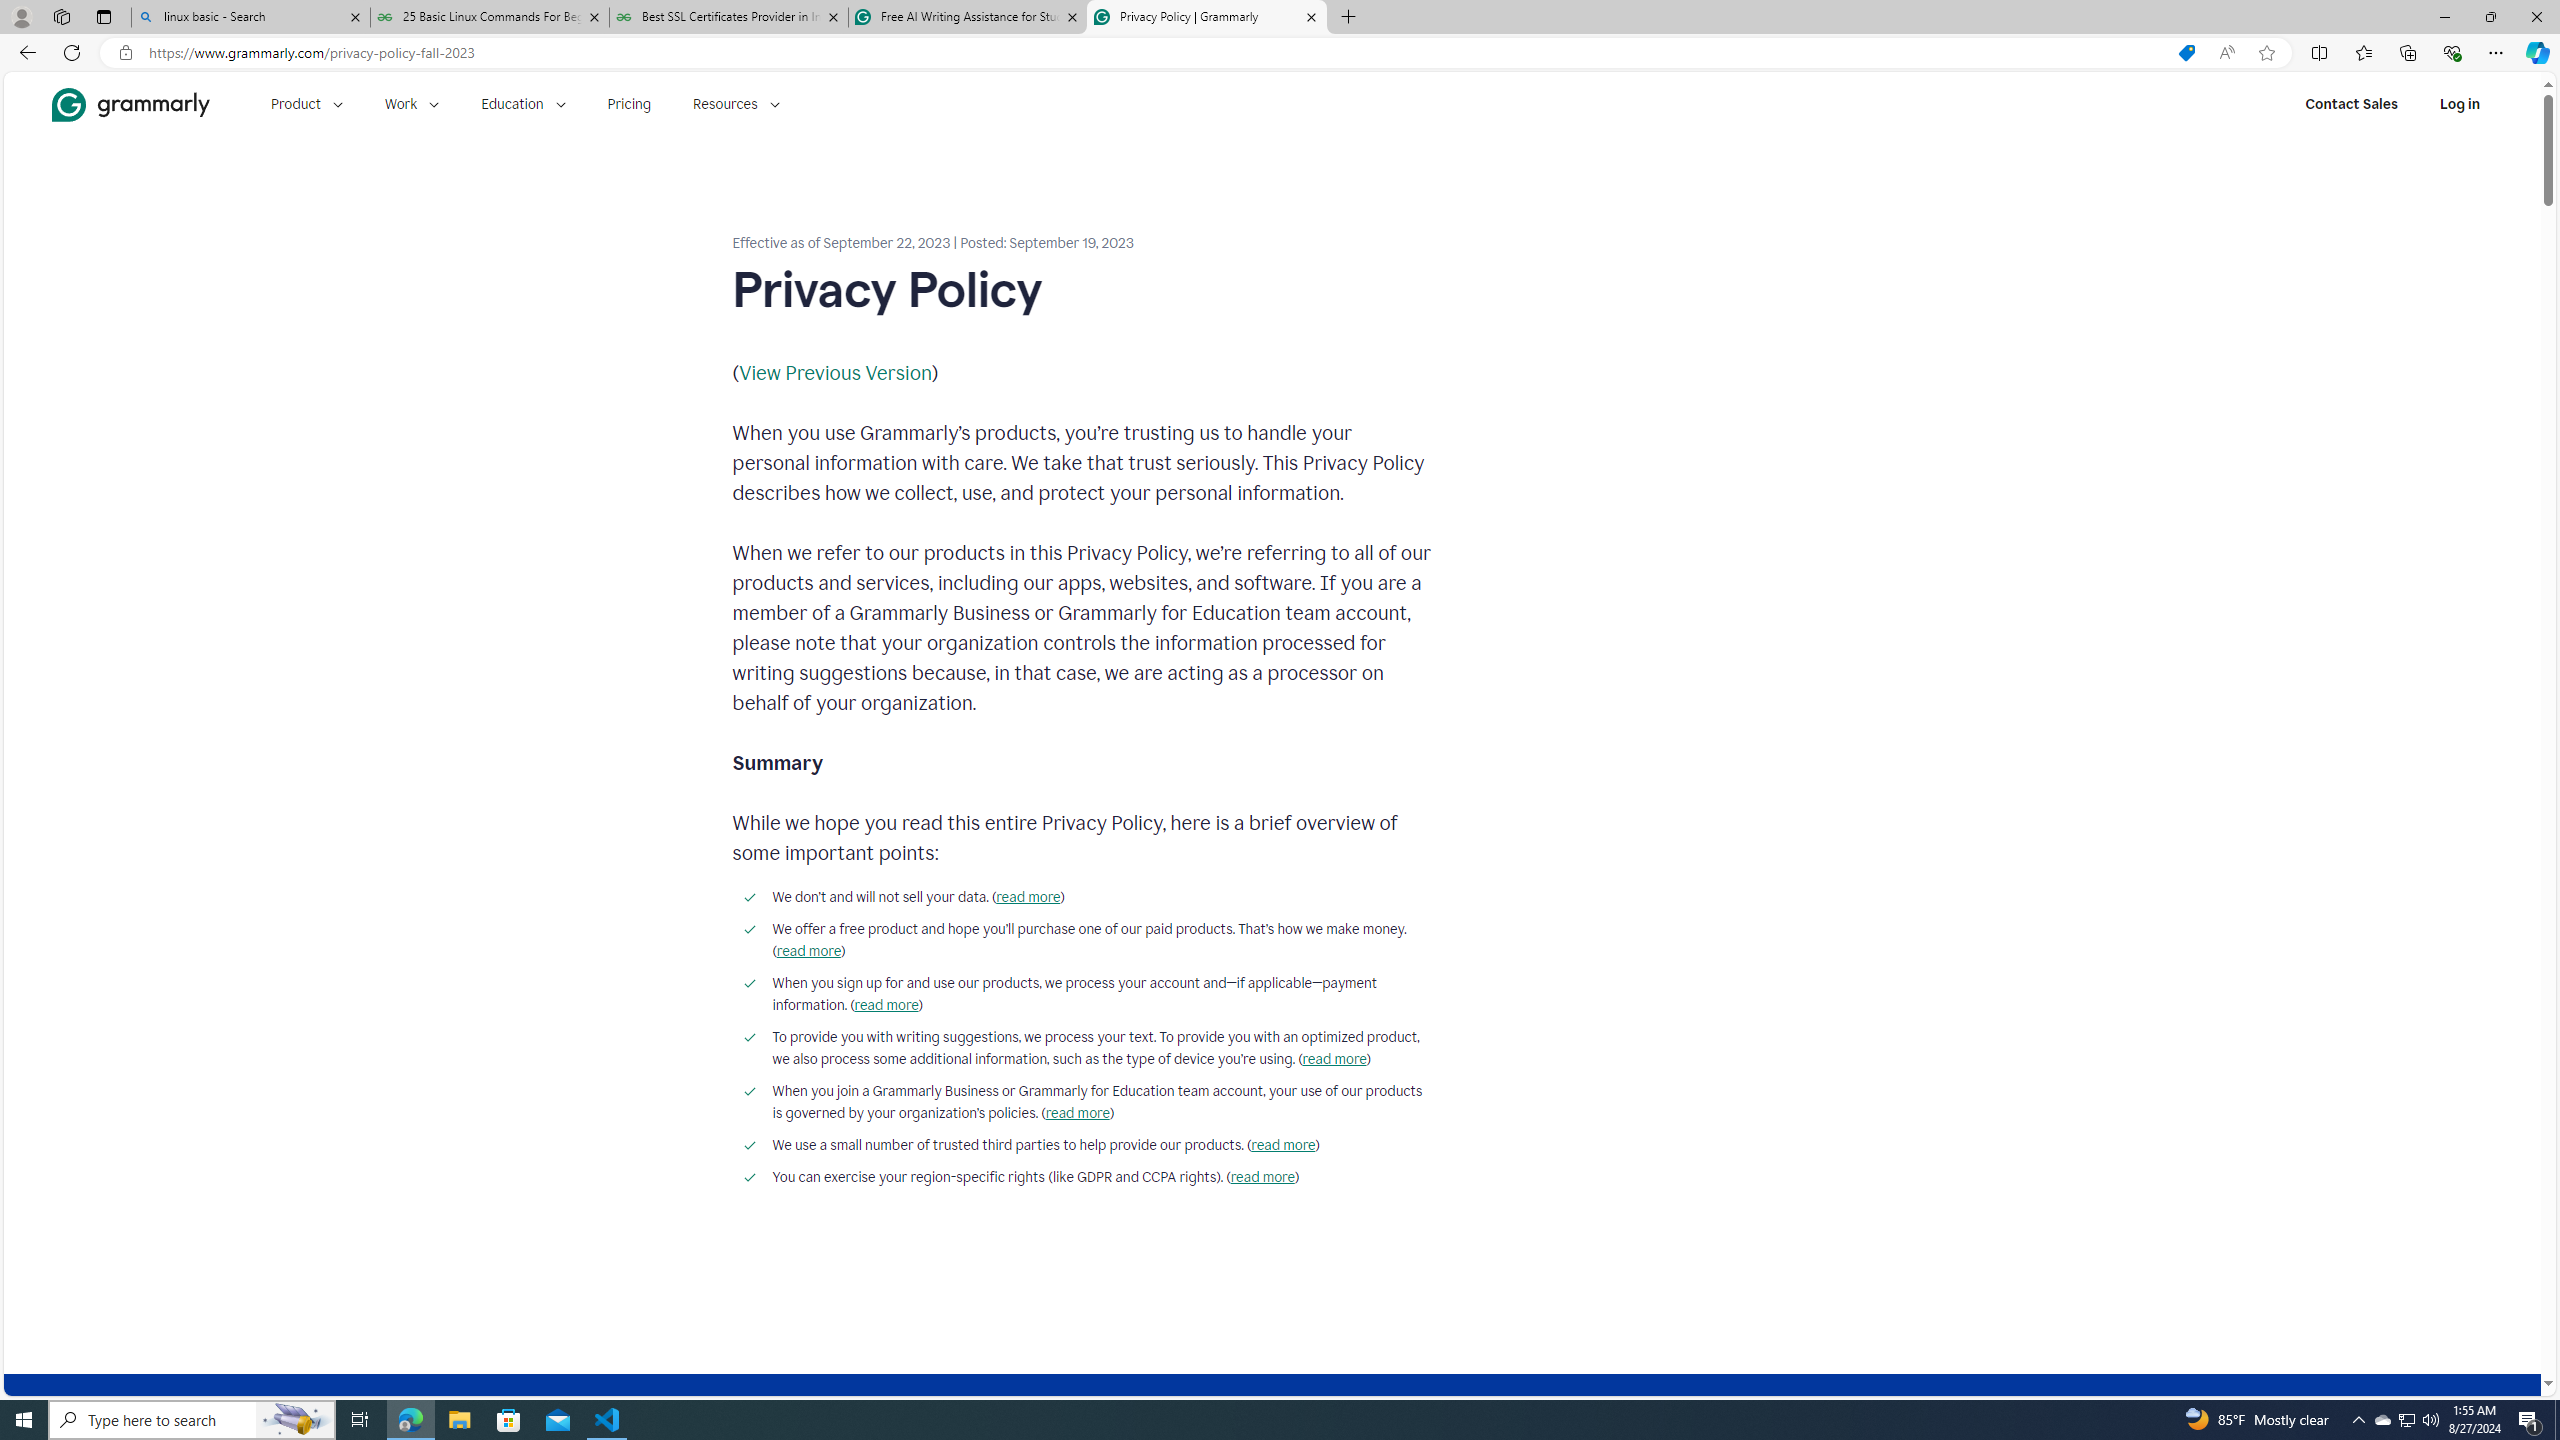 Image resolution: width=2560 pixels, height=1440 pixels. I want to click on 'Resources', so click(737, 103).